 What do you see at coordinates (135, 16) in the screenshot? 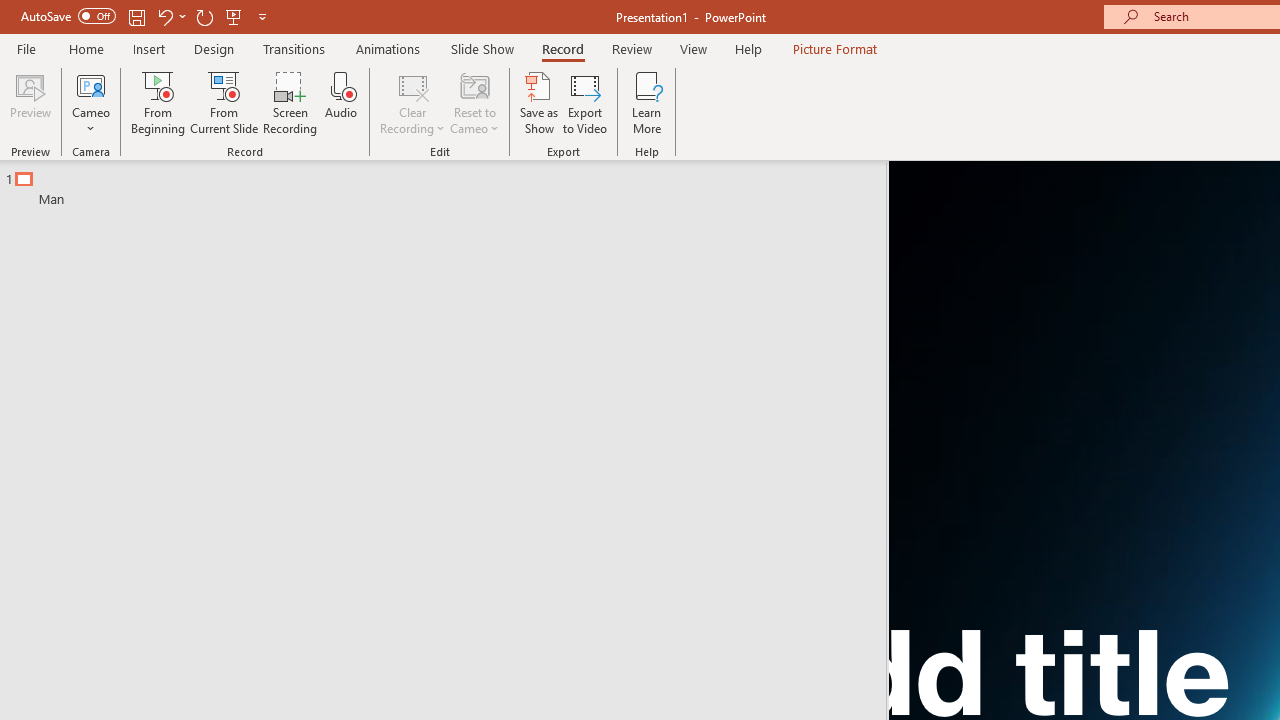
I see `'Save'` at bounding box center [135, 16].